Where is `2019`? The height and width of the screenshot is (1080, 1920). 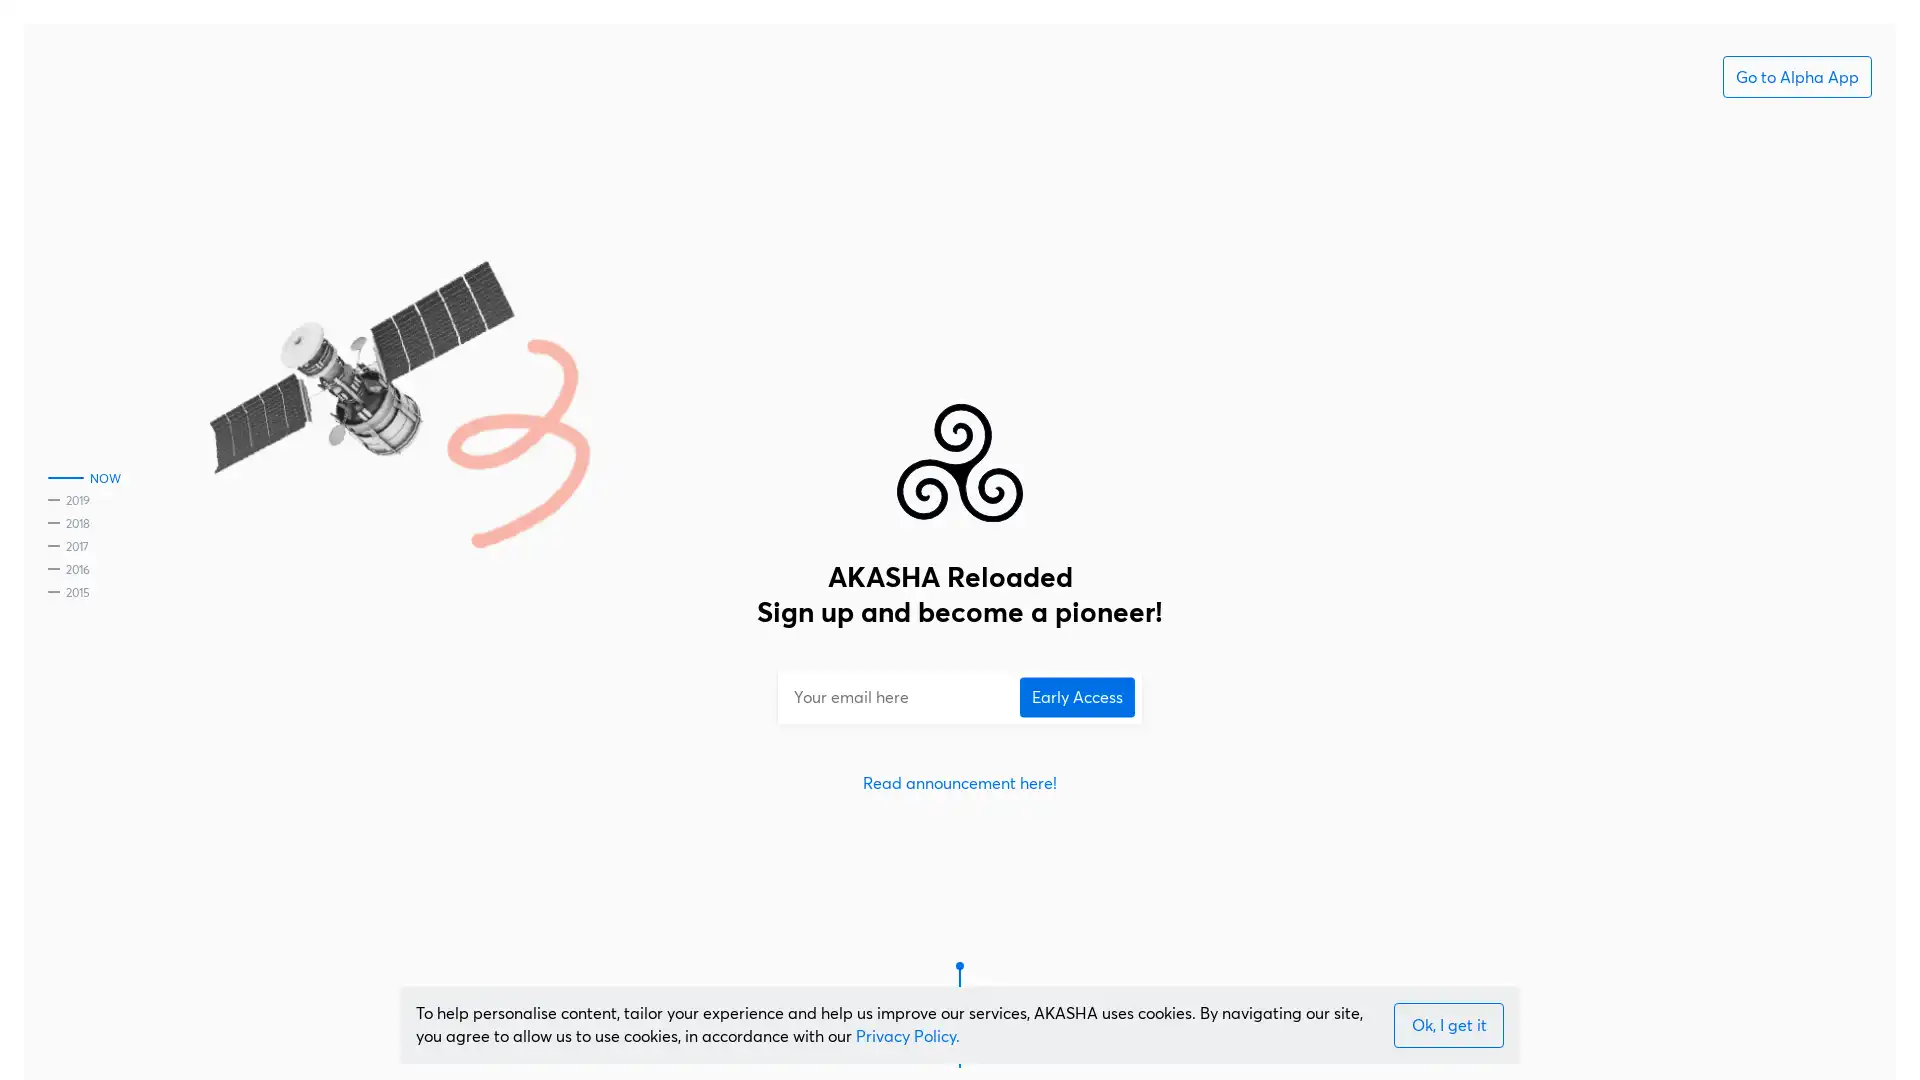
2019 is located at coordinates (68, 501).